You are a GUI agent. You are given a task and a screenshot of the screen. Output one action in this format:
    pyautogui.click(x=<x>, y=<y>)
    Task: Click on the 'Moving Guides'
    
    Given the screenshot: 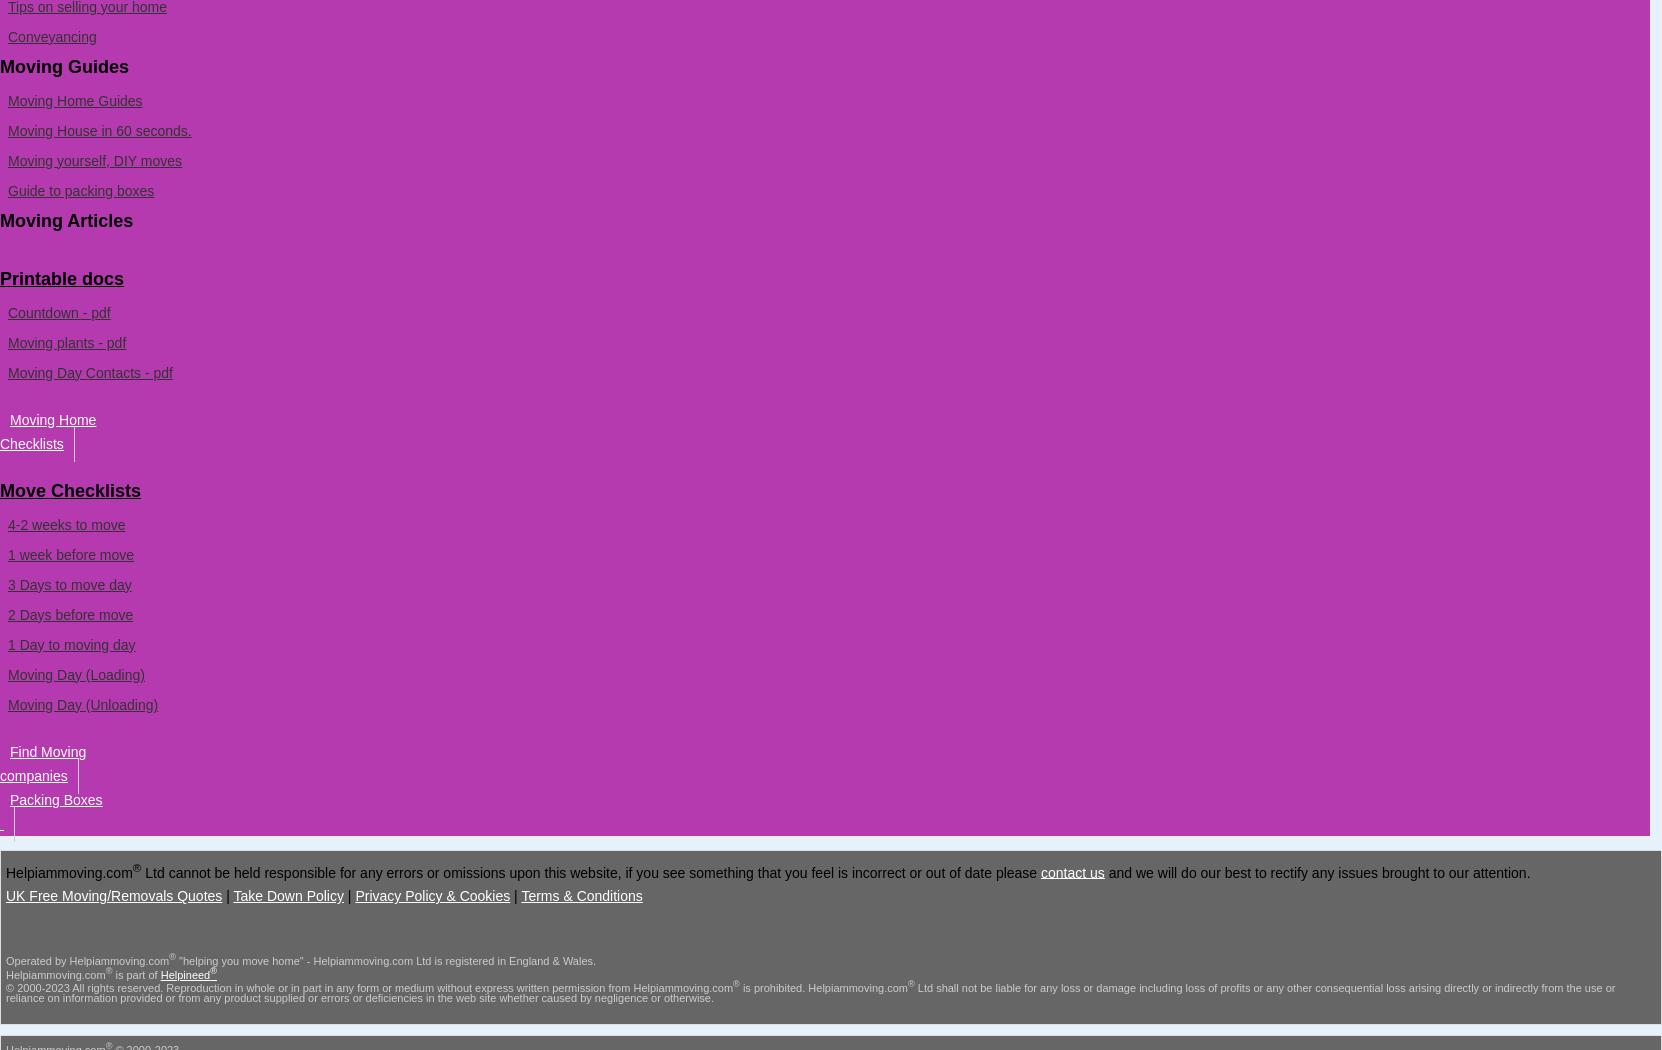 What is the action you would take?
    pyautogui.click(x=63, y=65)
    